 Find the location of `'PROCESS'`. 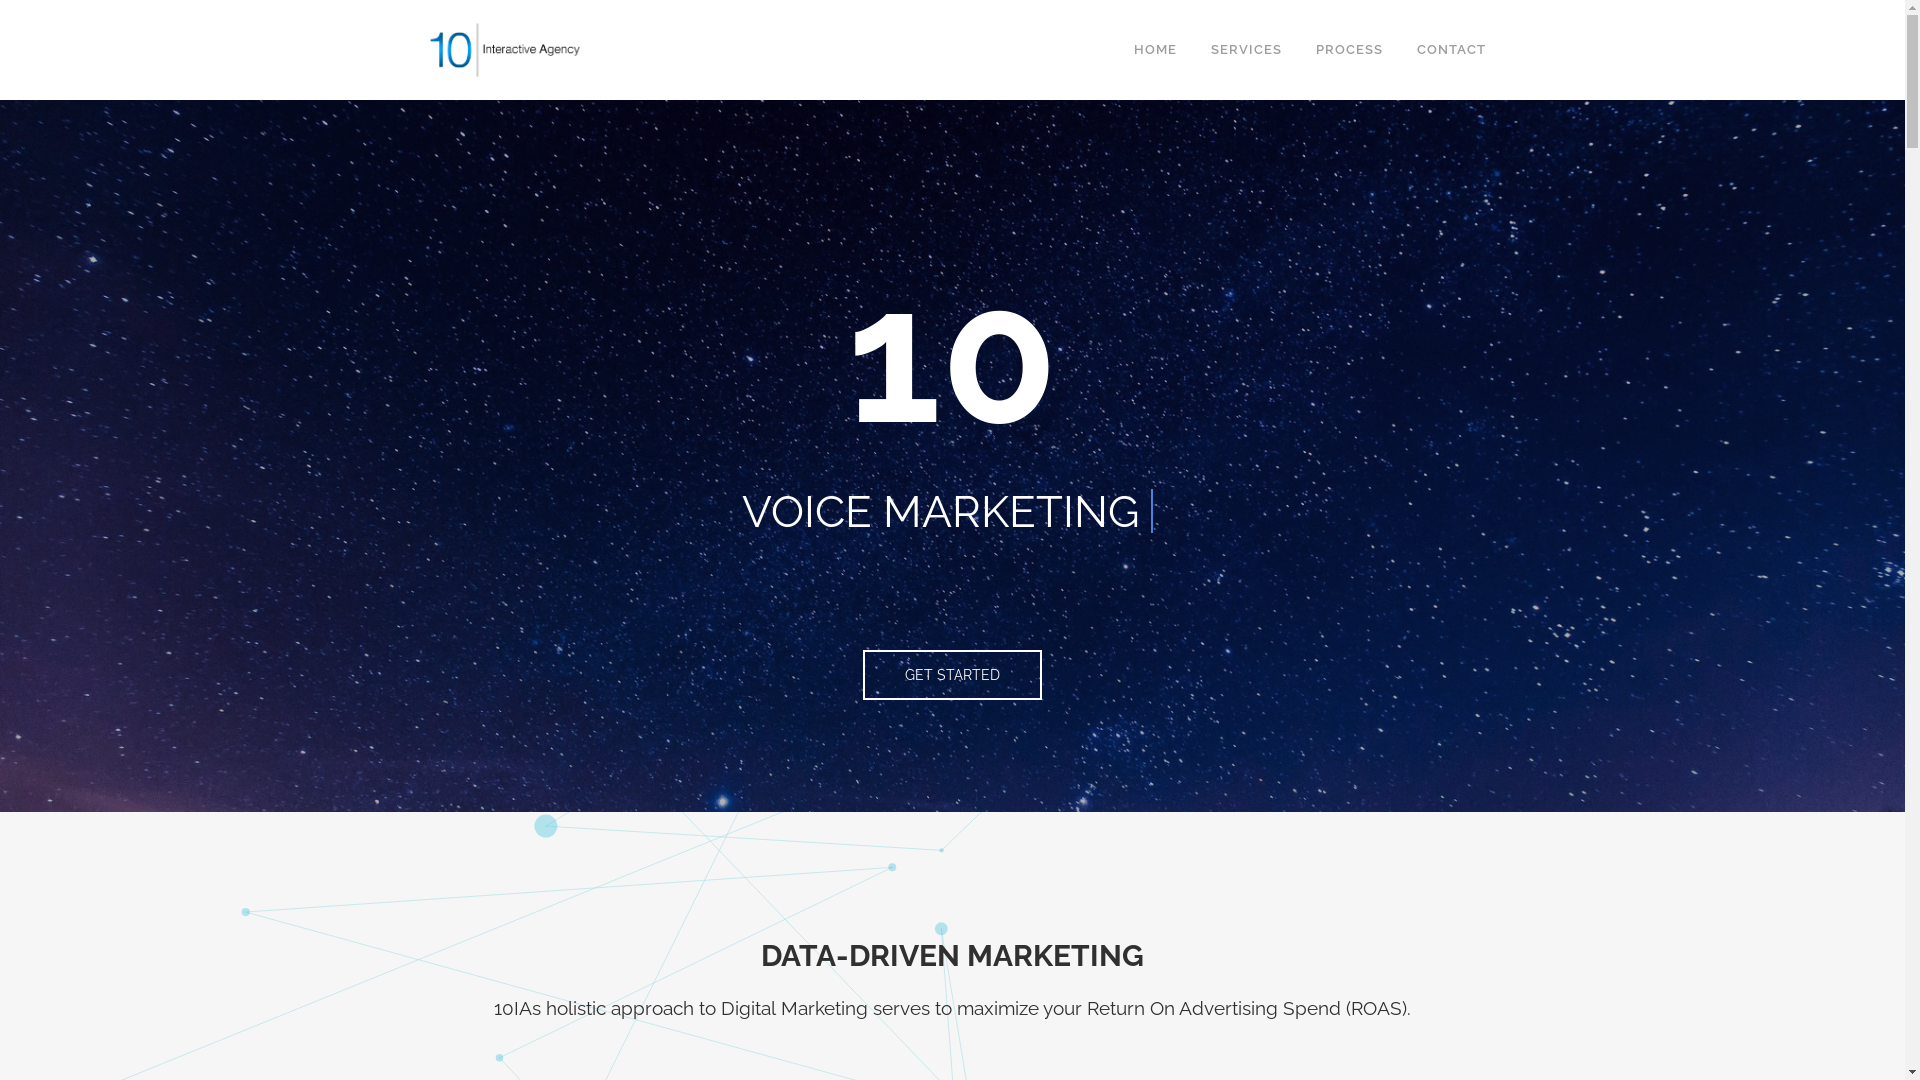

'PROCESS' is located at coordinates (1297, 49).